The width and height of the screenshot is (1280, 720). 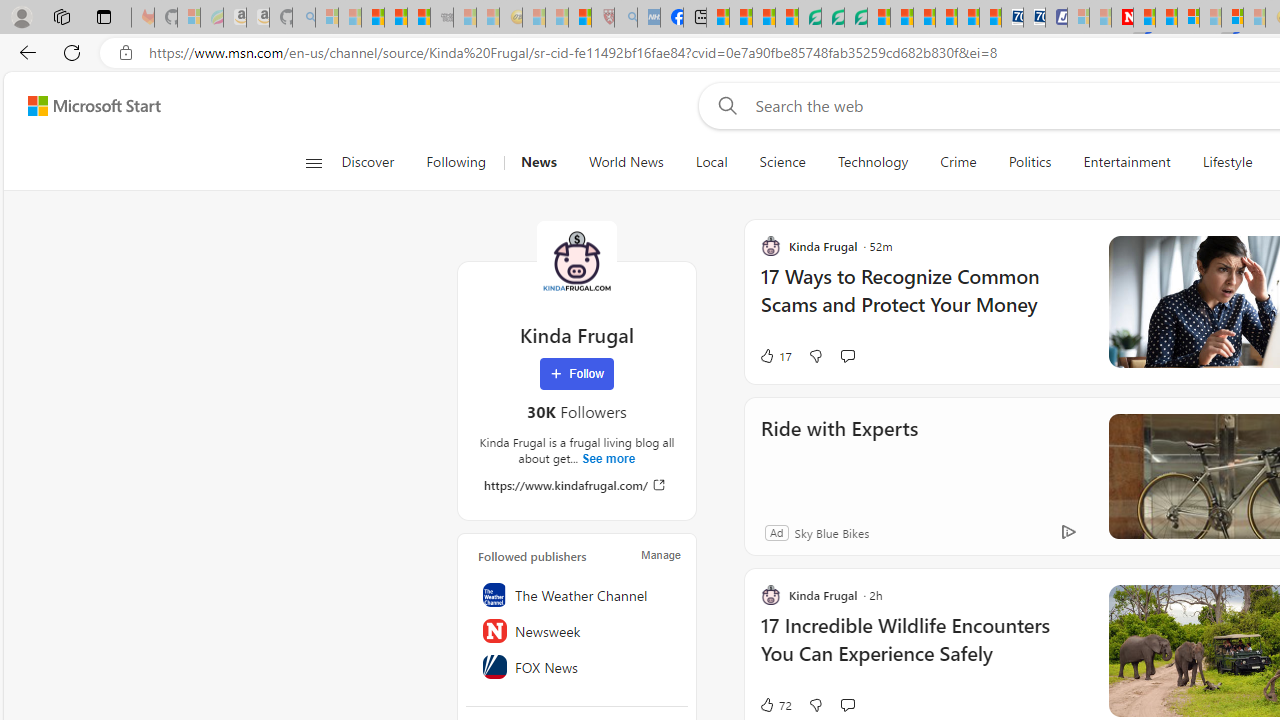 What do you see at coordinates (1166, 17) in the screenshot?
I see `'14 Common Myths Debunked By Scientific Facts'` at bounding box center [1166, 17].